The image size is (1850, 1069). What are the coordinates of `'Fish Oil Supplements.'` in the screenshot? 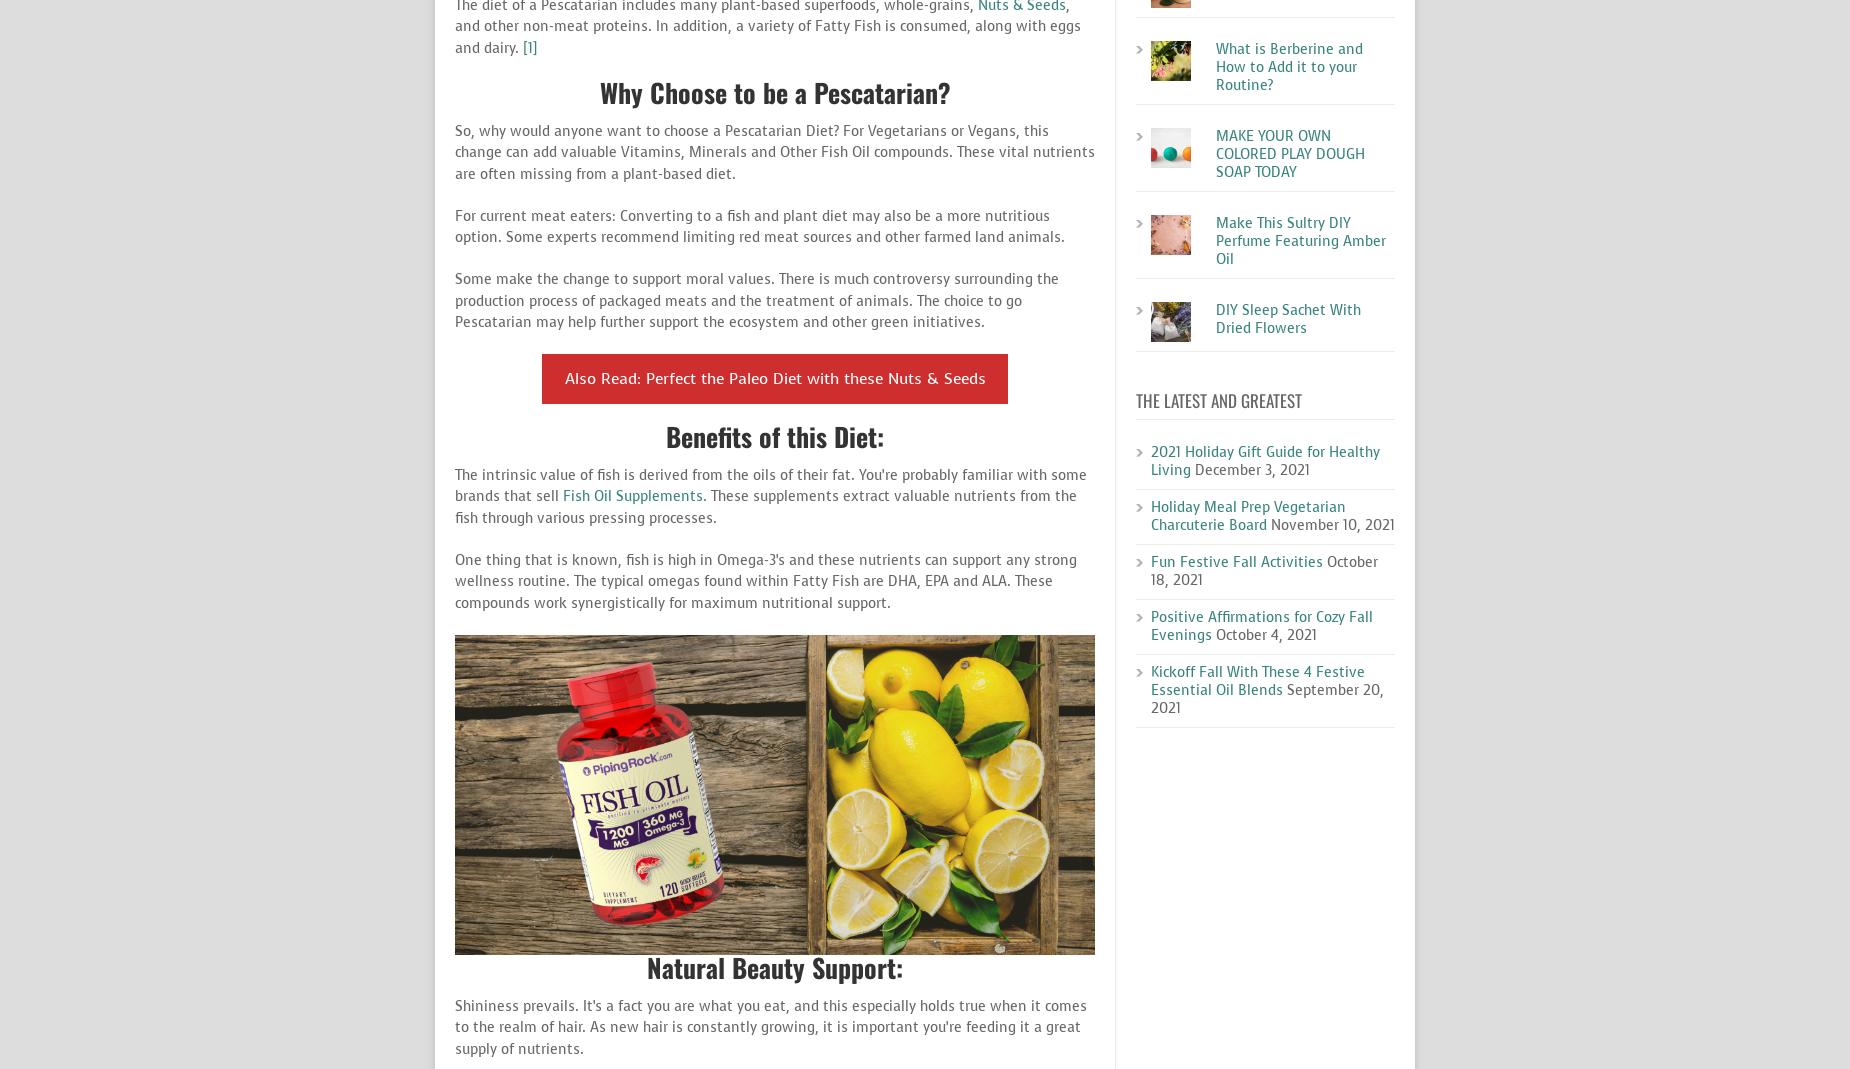 It's located at (634, 495).